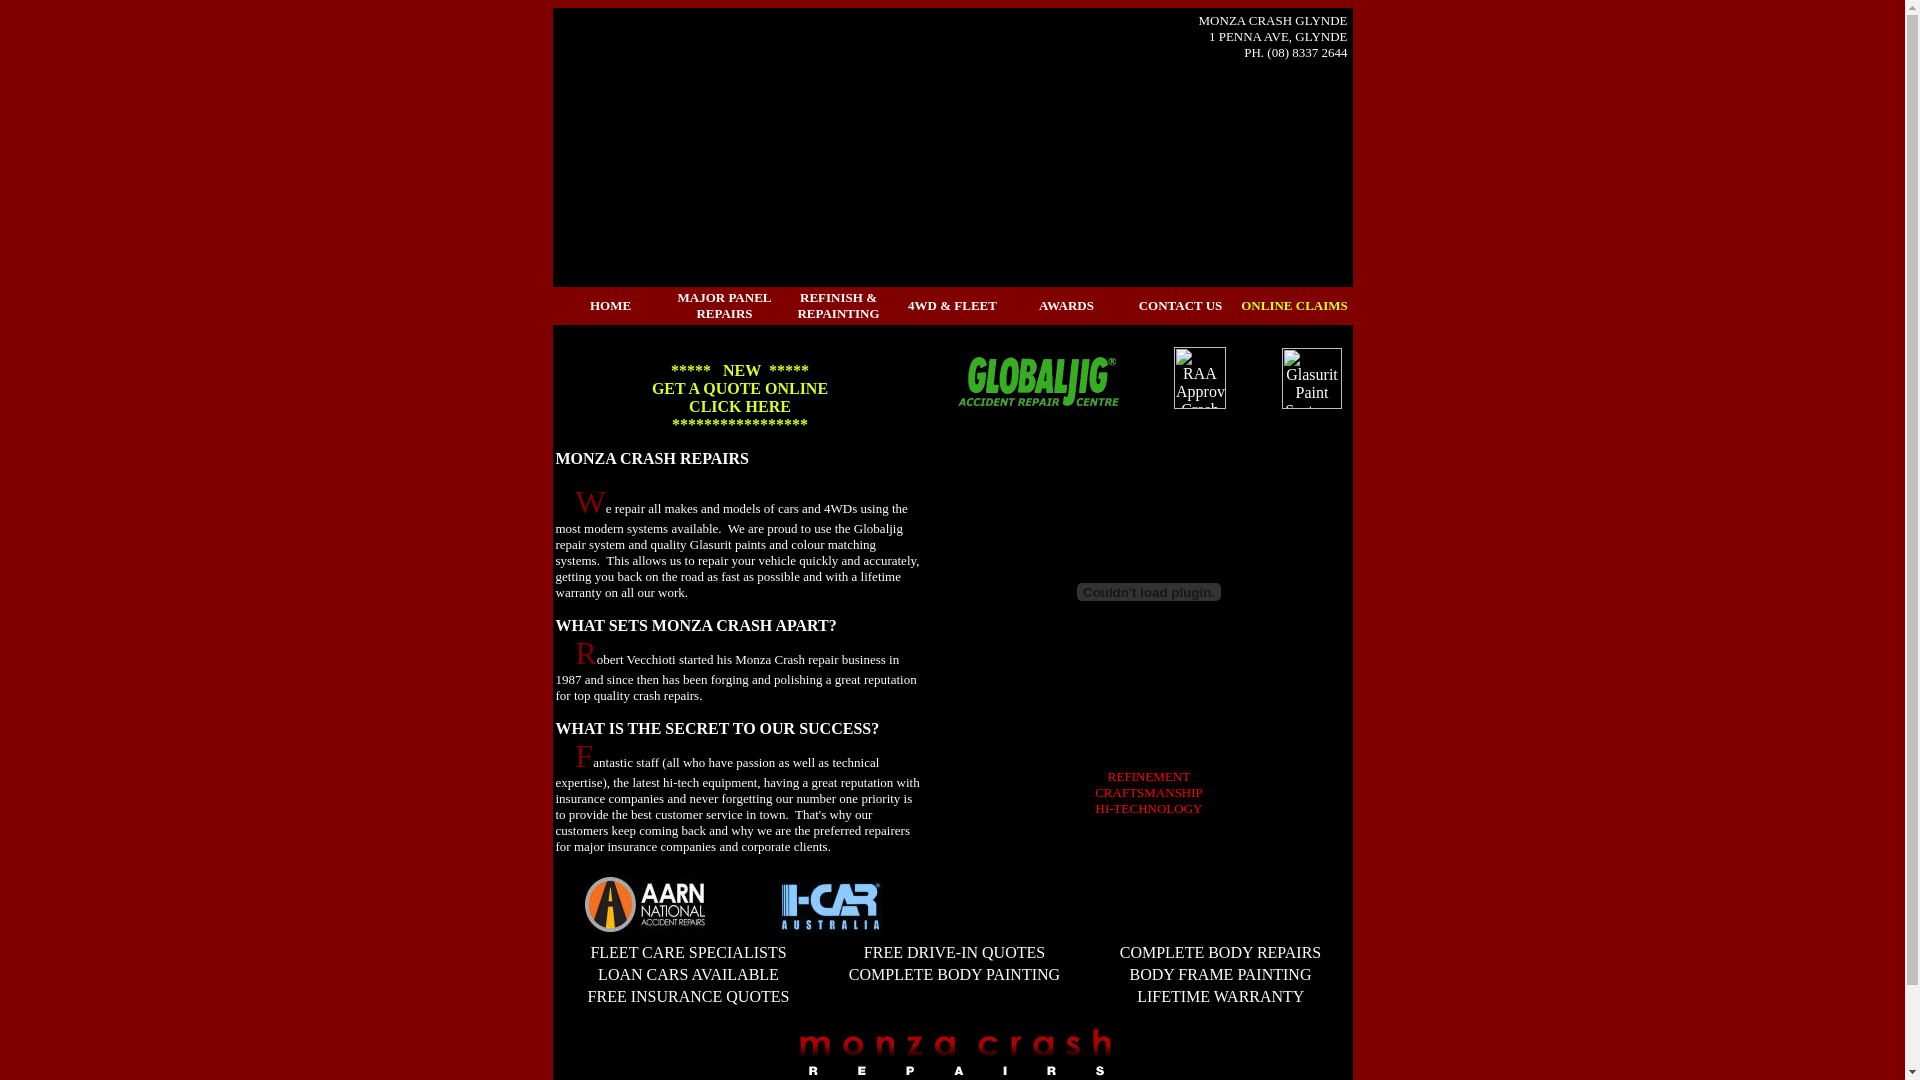 This screenshot has width=1920, height=1080. What do you see at coordinates (951, 305) in the screenshot?
I see `'4WD & FLEET'` at bounding box center [951, 305].